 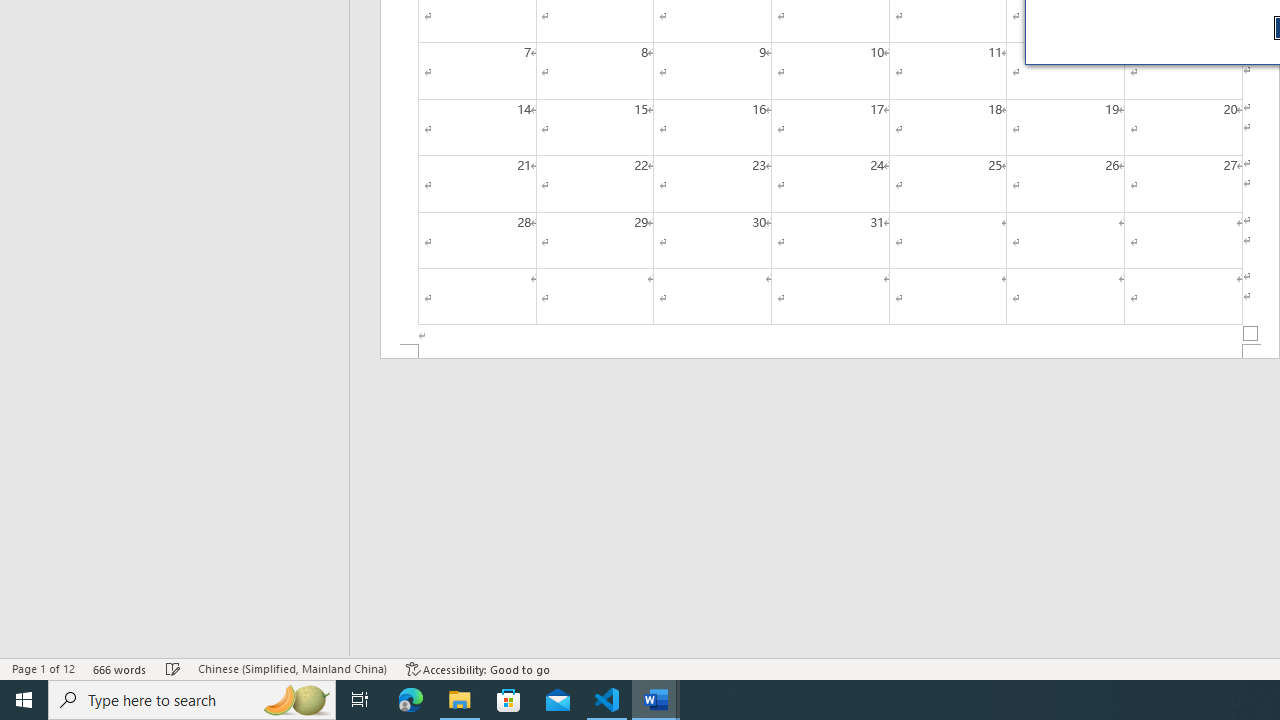 What do you see at coordinates (656, 698) in the screenshot?
I see `'Word - 2 running windows'` at bounding box center [656, 698].